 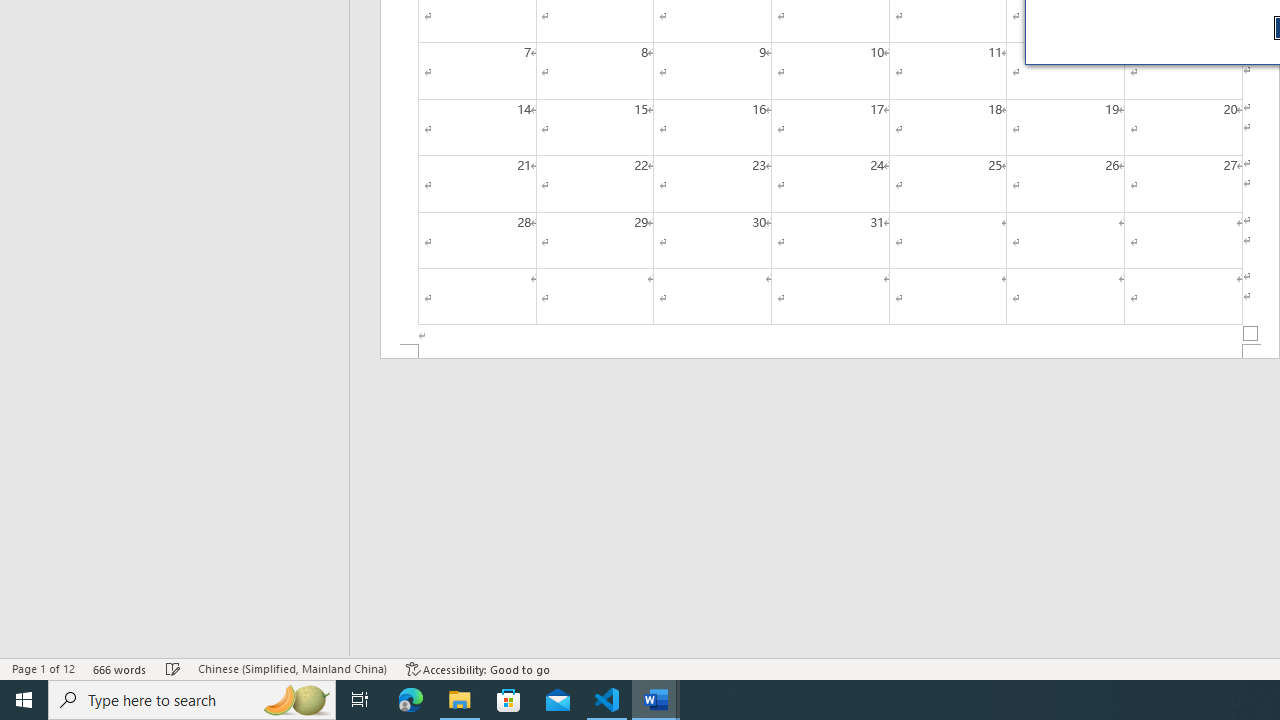 What do you see at coordinates (656, 698) in the screenshot?
I see `'Word - 2 running windows'` at bounding box center [656, 698].